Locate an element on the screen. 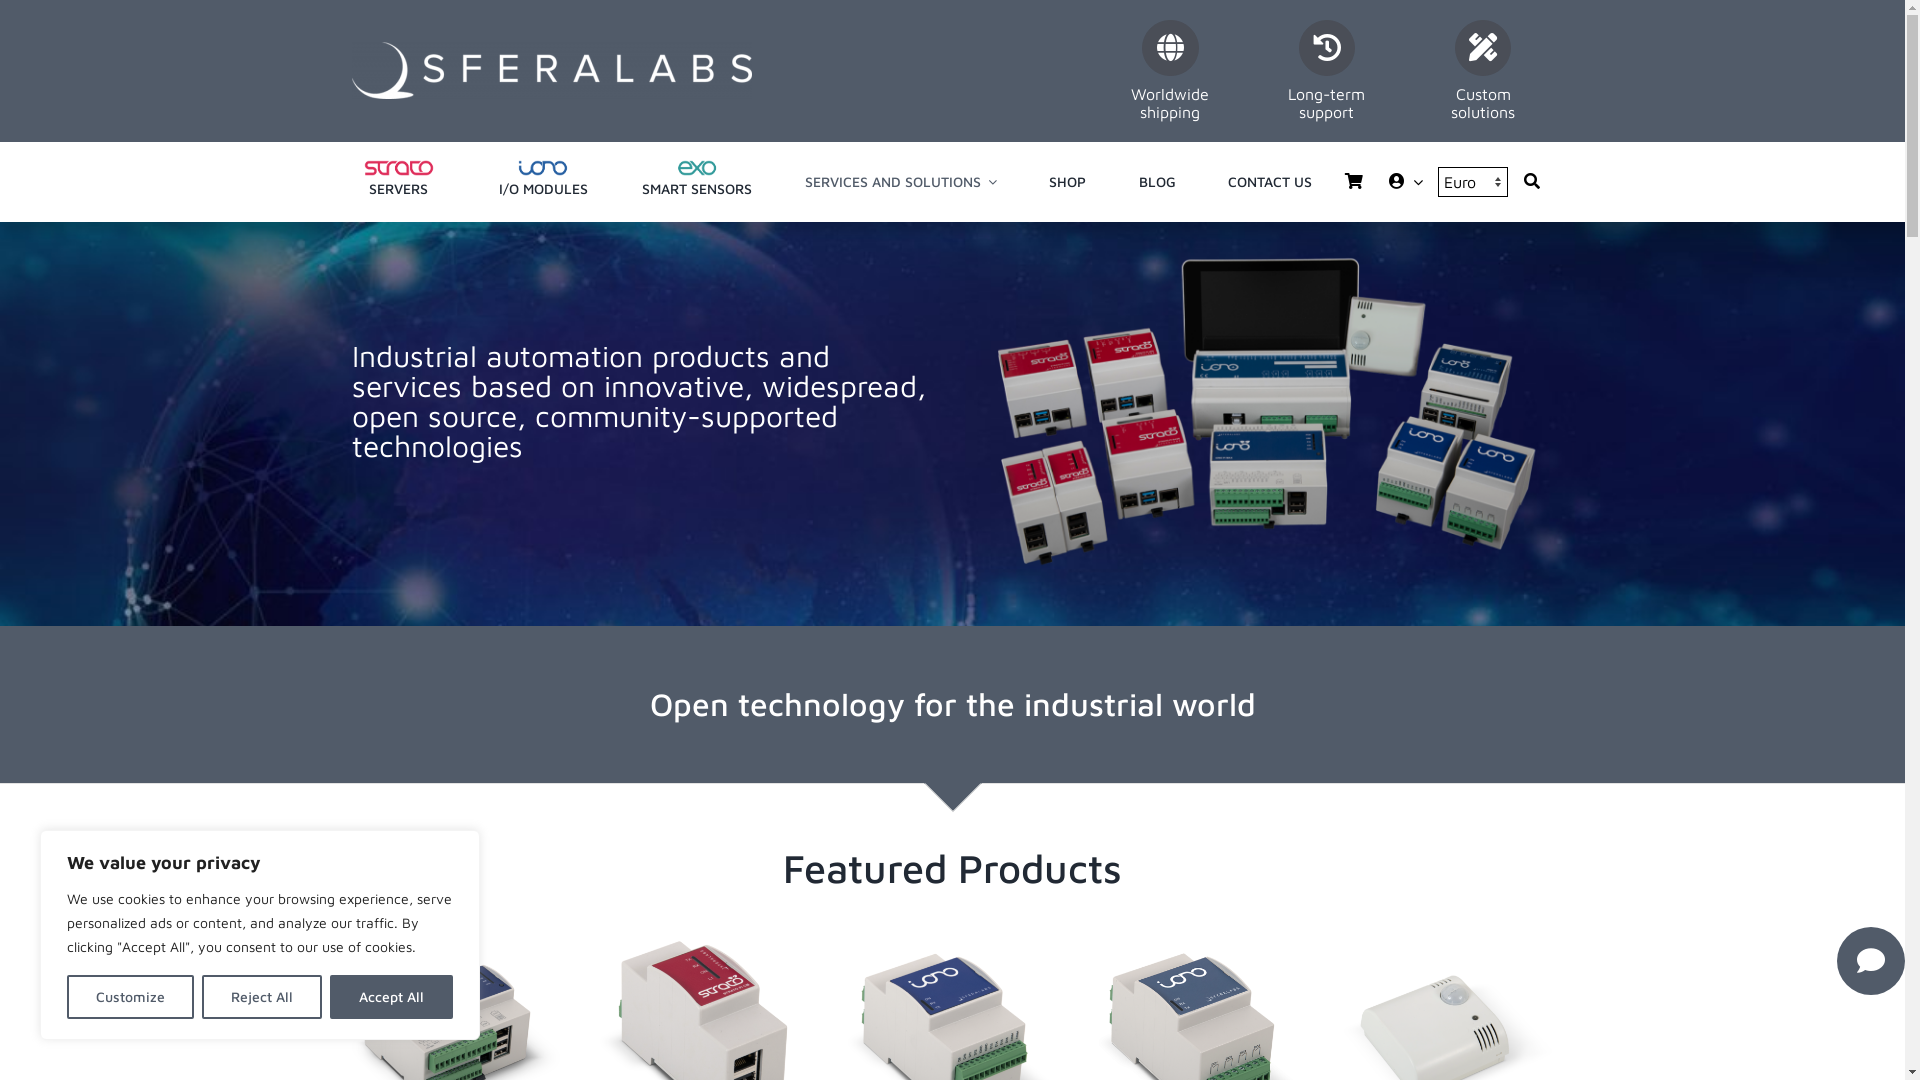 Image resolution: width=1920 pixels, height=1080 pixels. 'Accept All' is located at coordinates (330, 996).